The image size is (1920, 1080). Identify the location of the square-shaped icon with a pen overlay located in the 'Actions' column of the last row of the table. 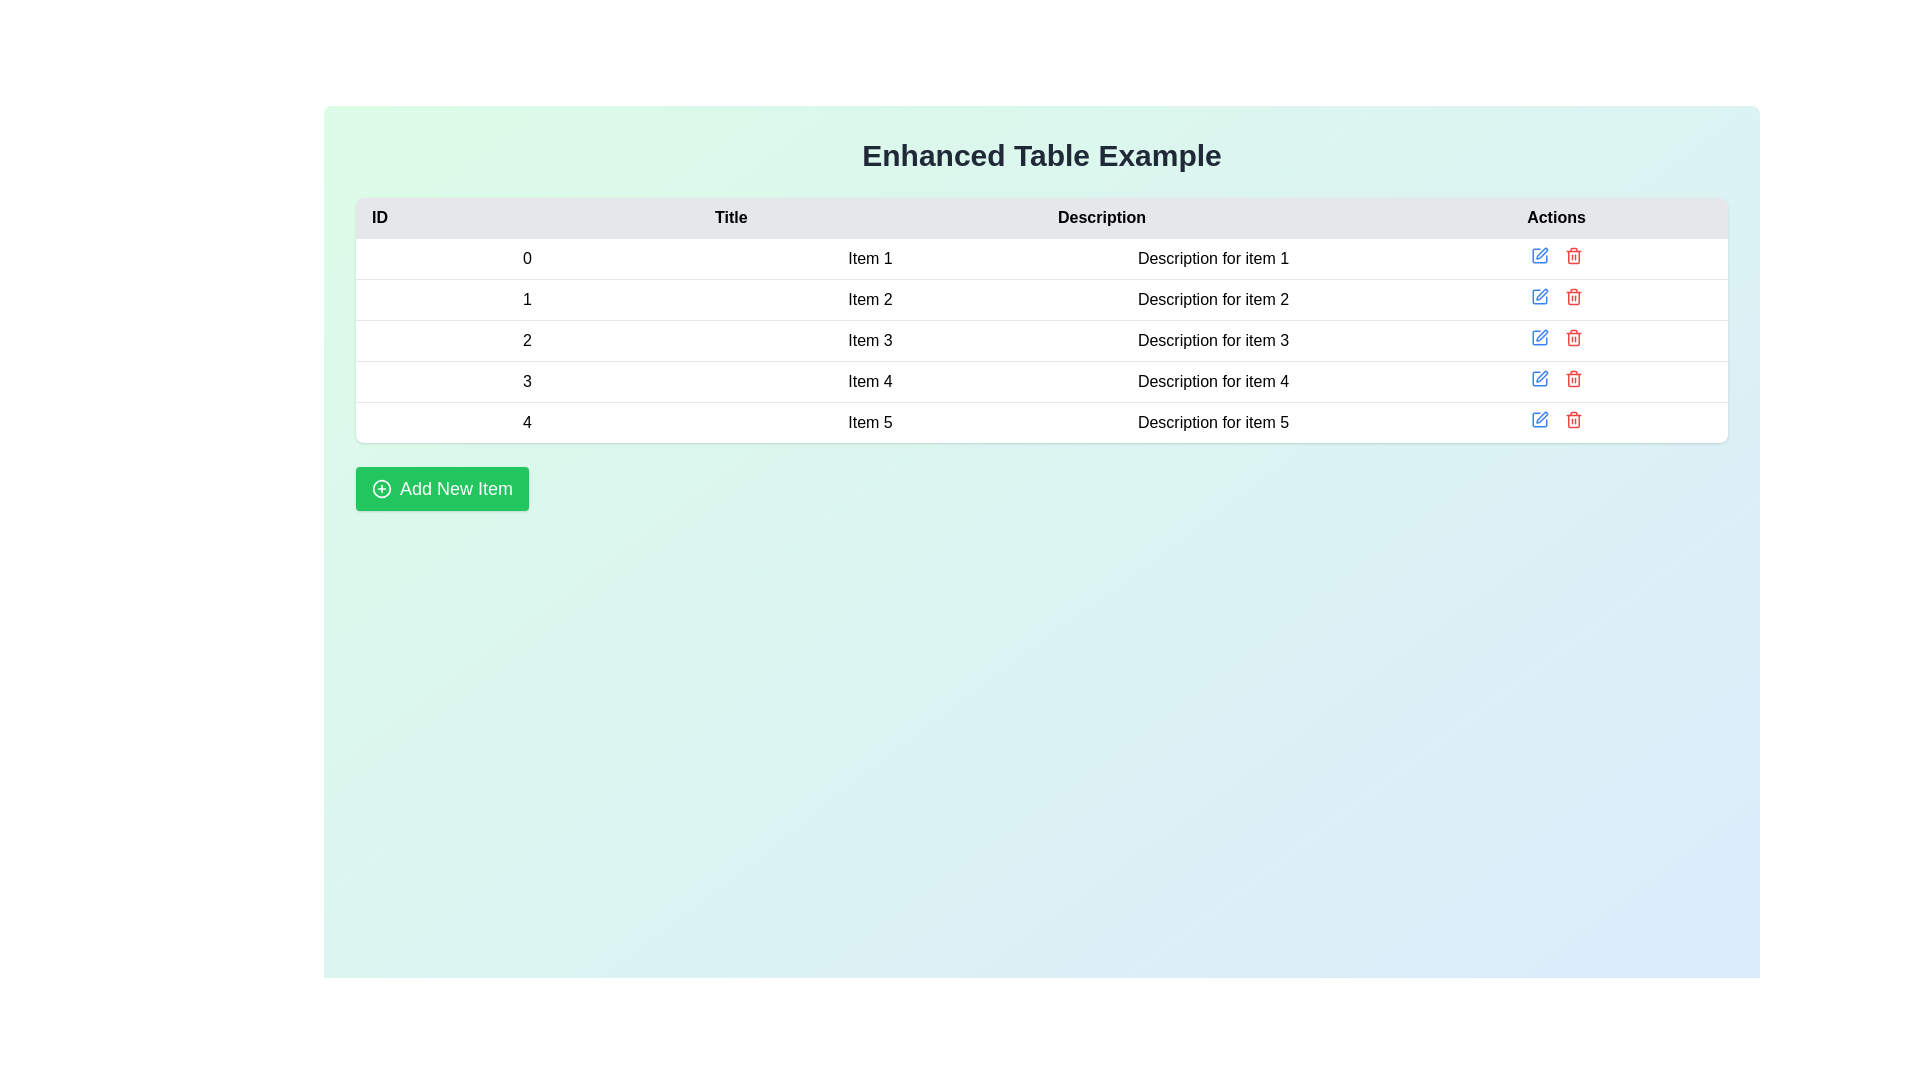
(1538, 419).